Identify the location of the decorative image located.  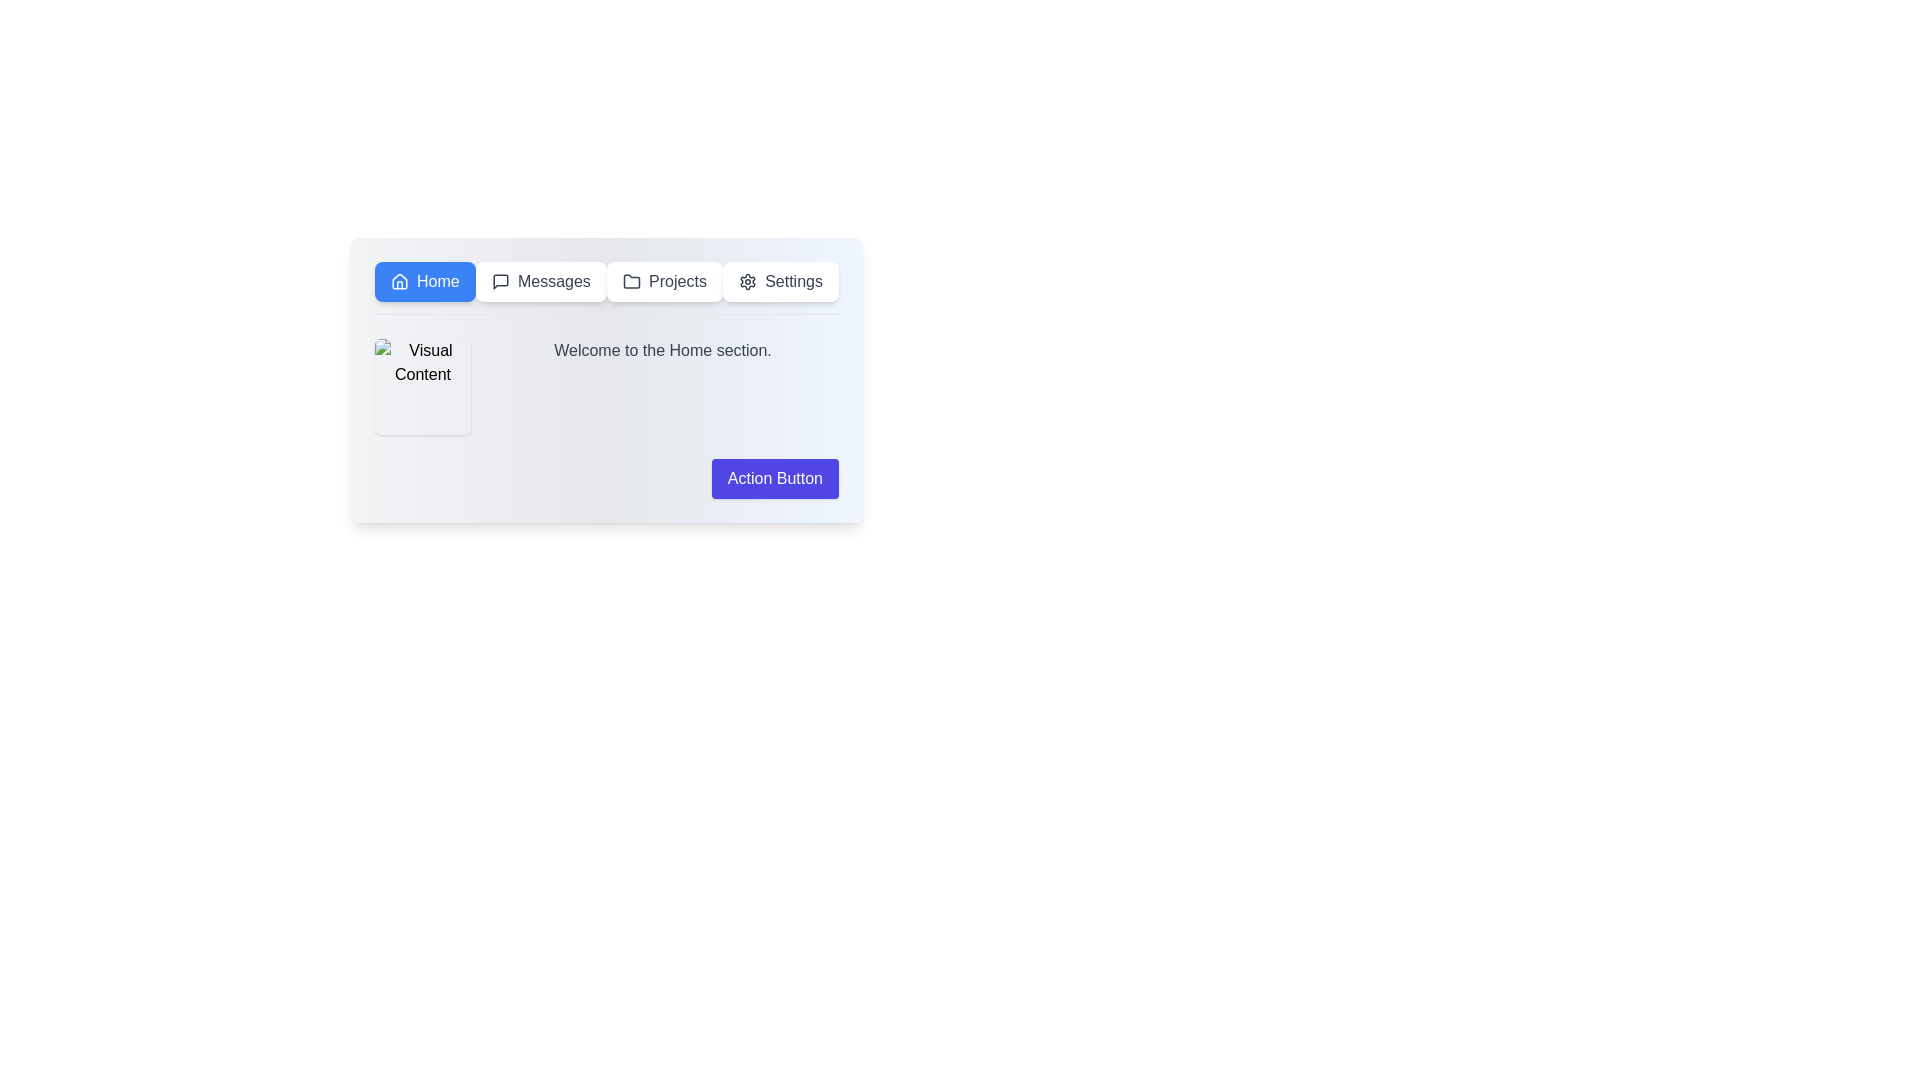
(421, 386).